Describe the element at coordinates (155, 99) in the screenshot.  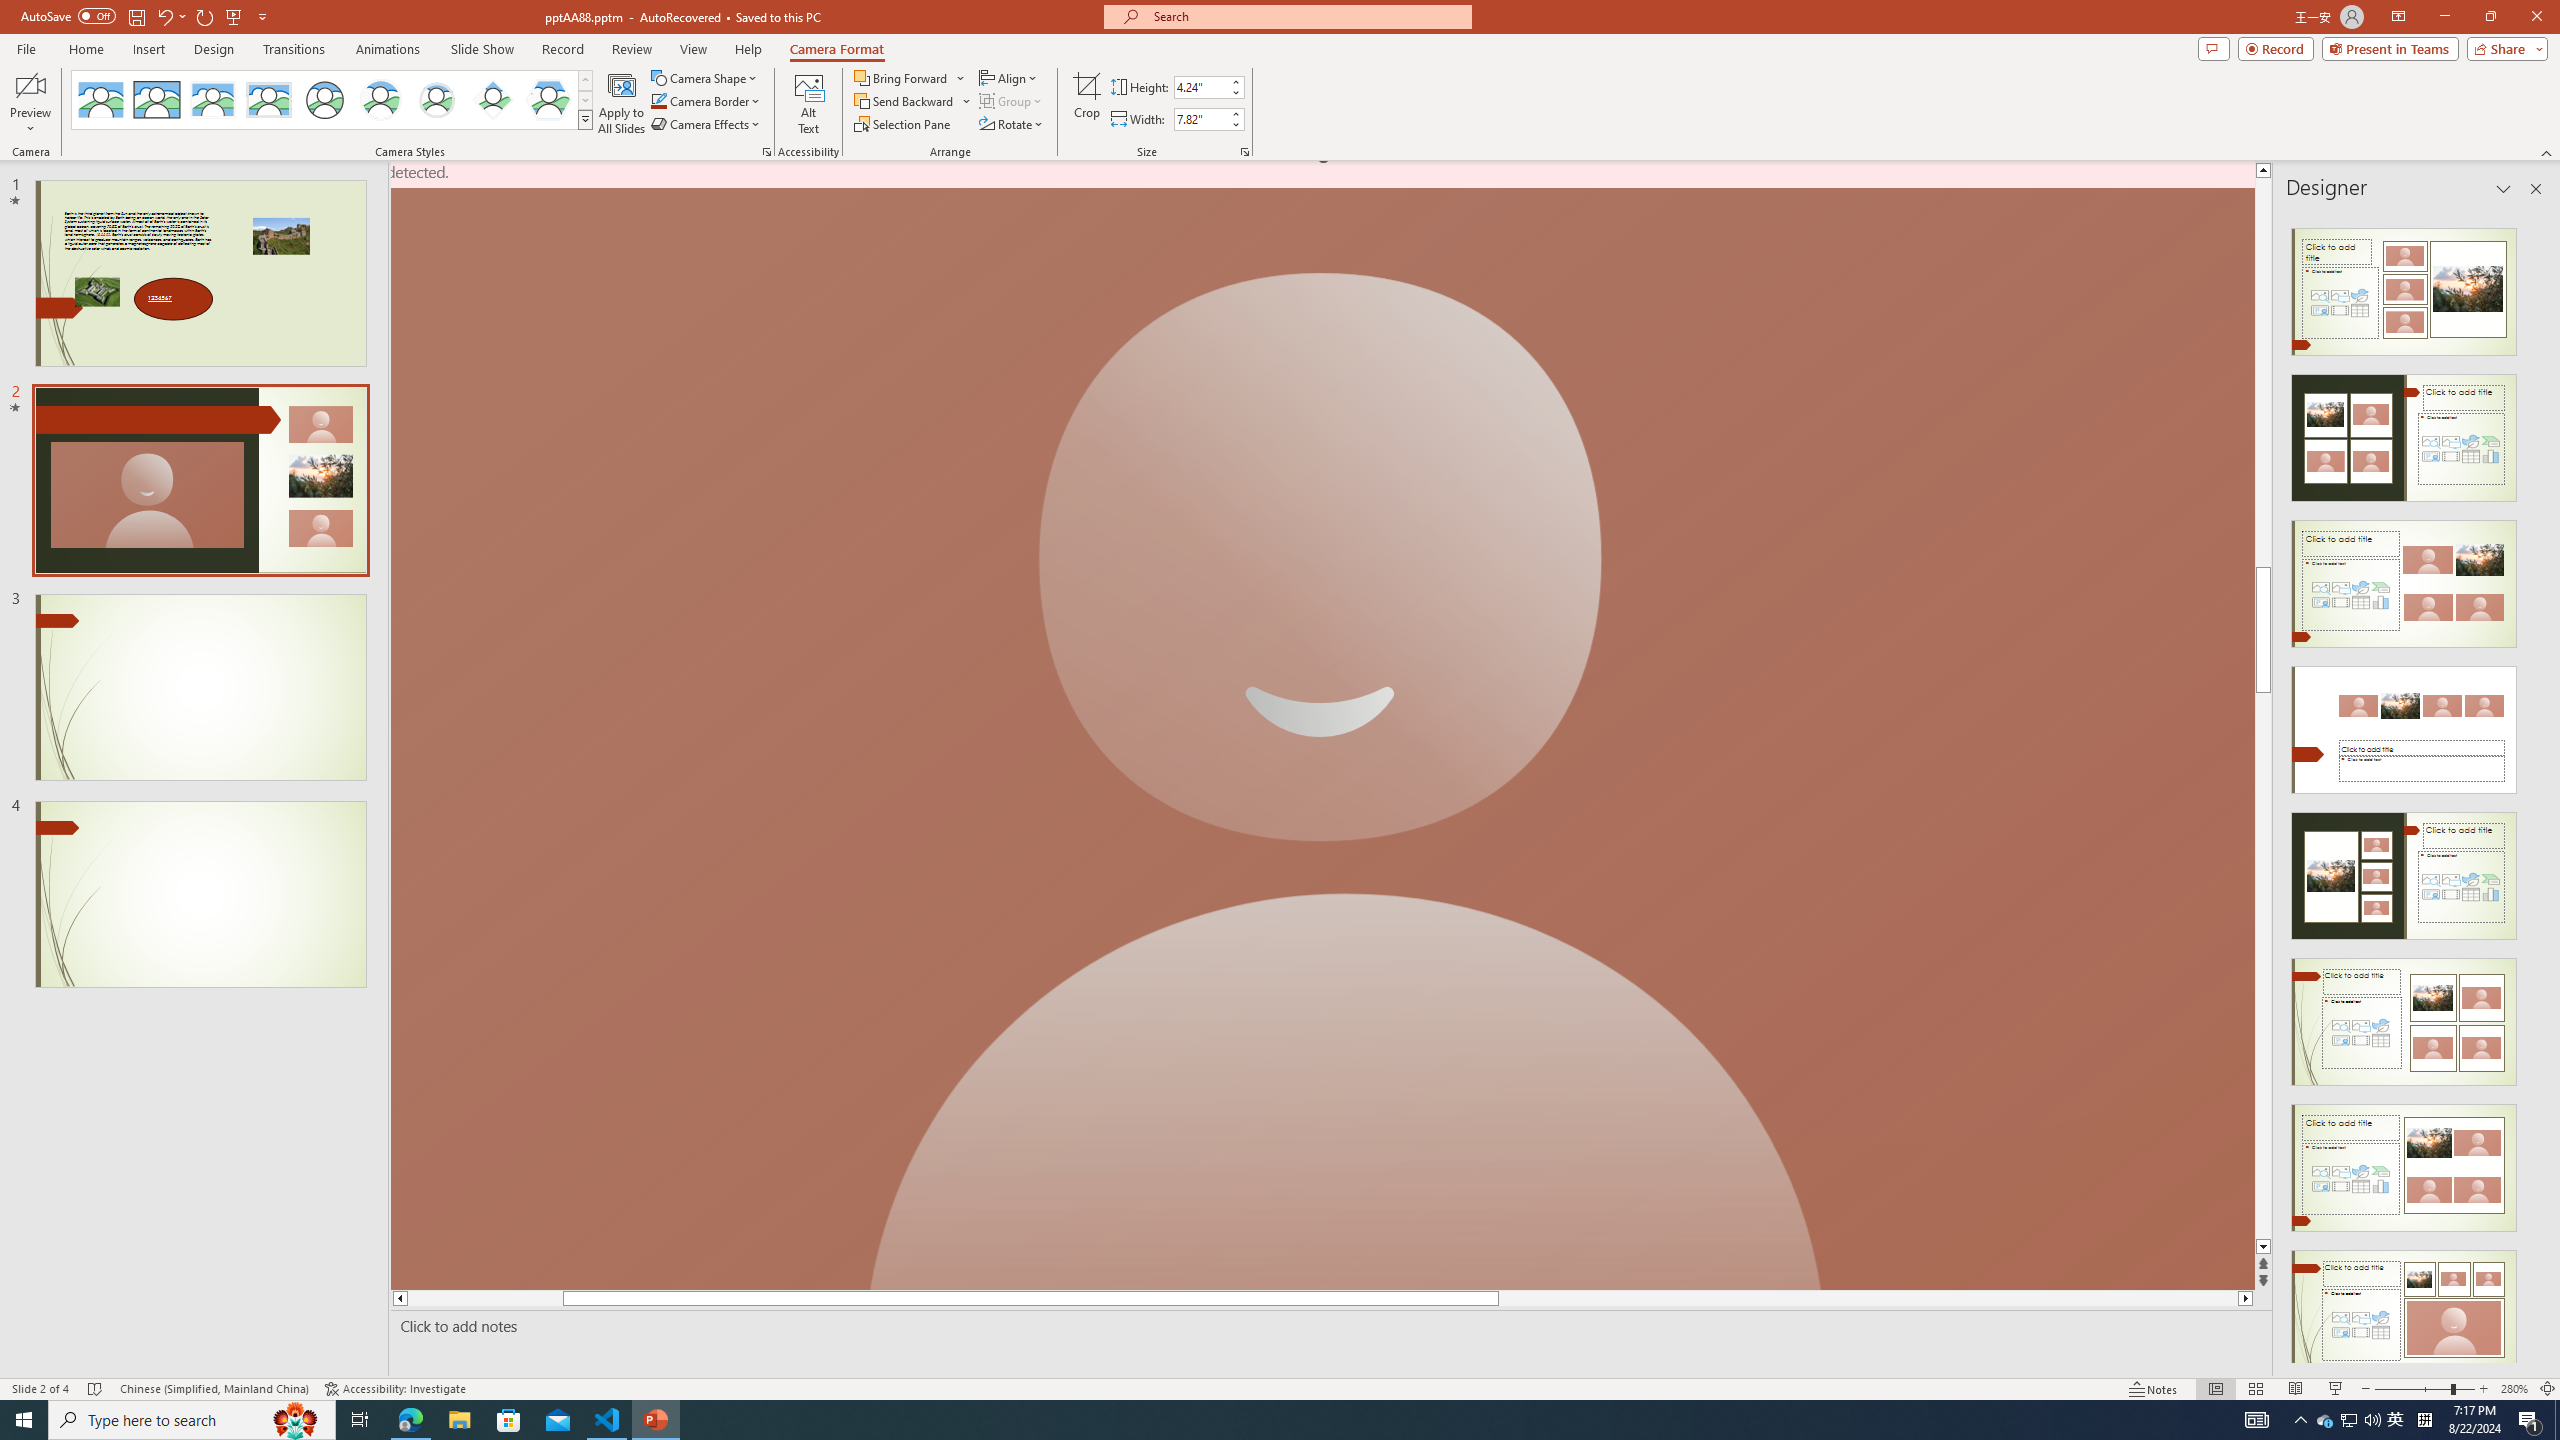
I see `'Simple Frame Rectangle'` at that location.